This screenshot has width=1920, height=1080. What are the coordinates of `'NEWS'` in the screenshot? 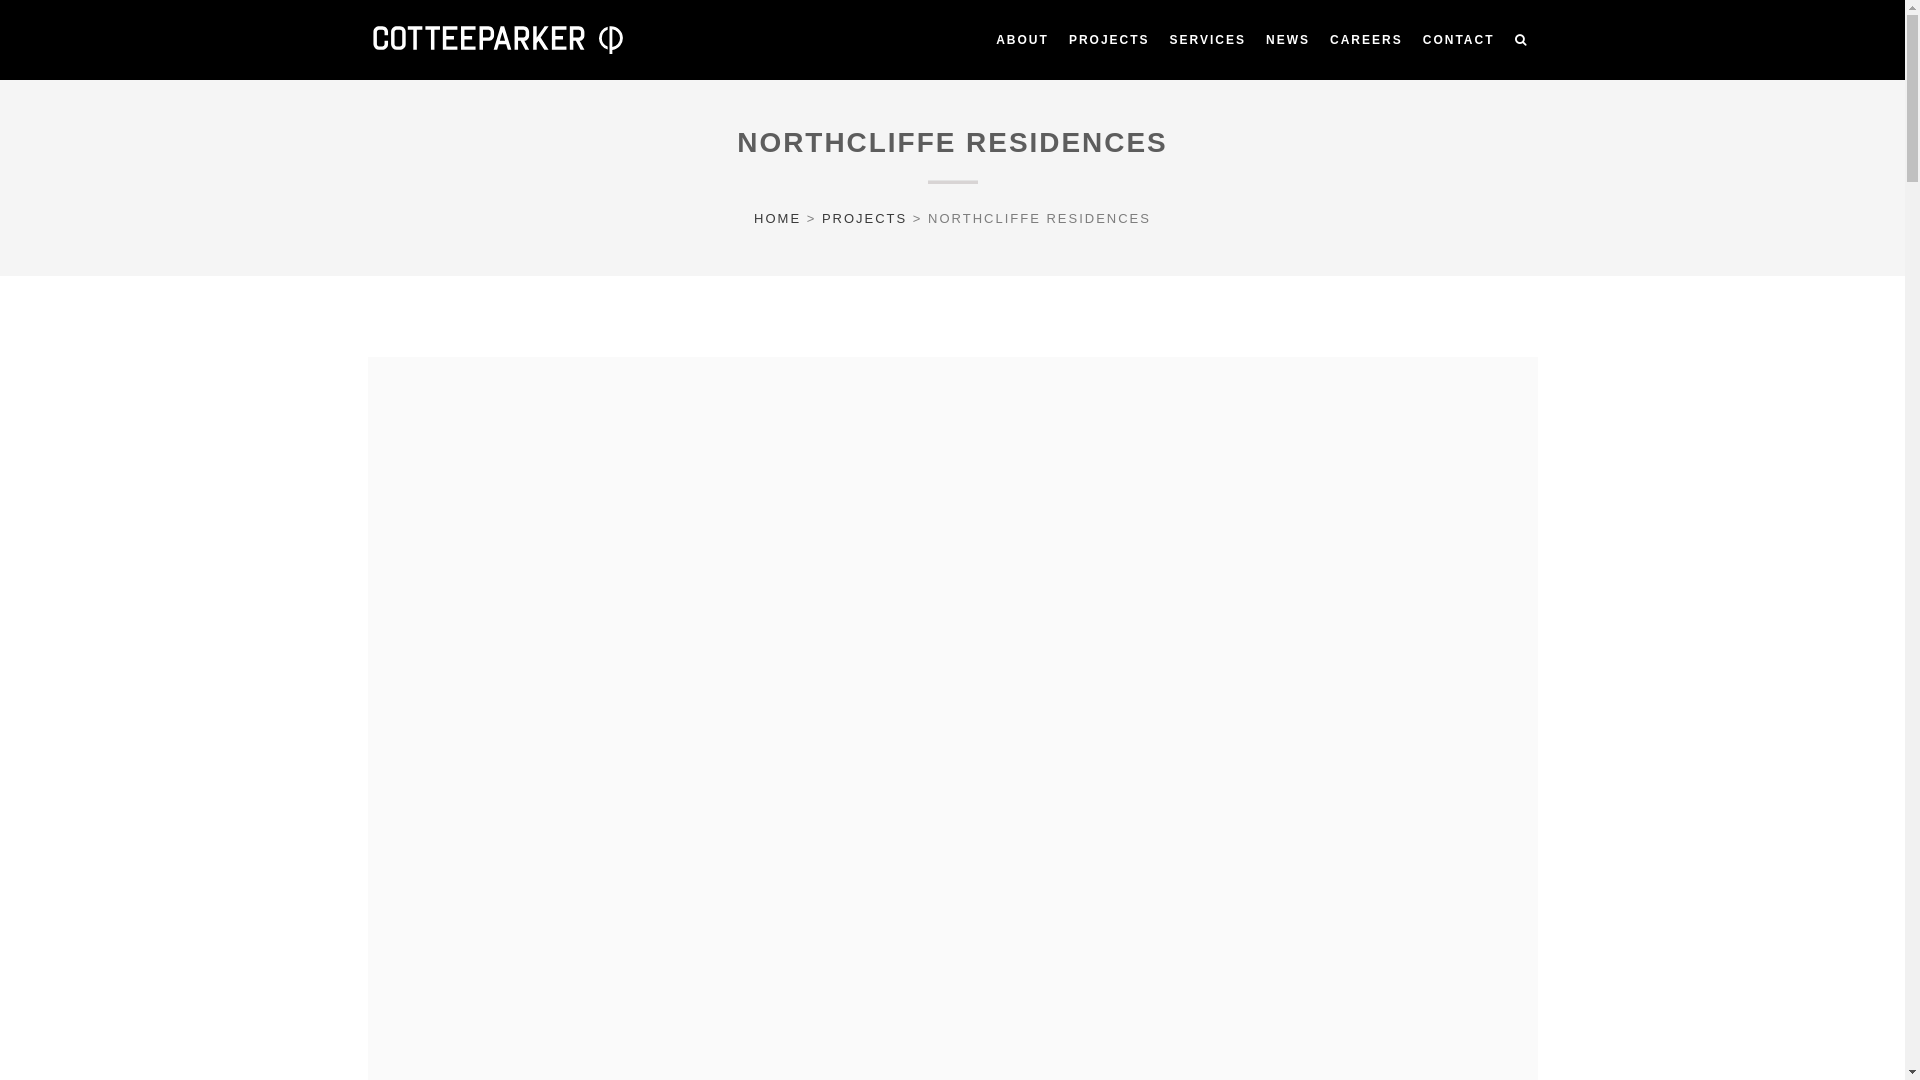 It's located at (1287, 39).